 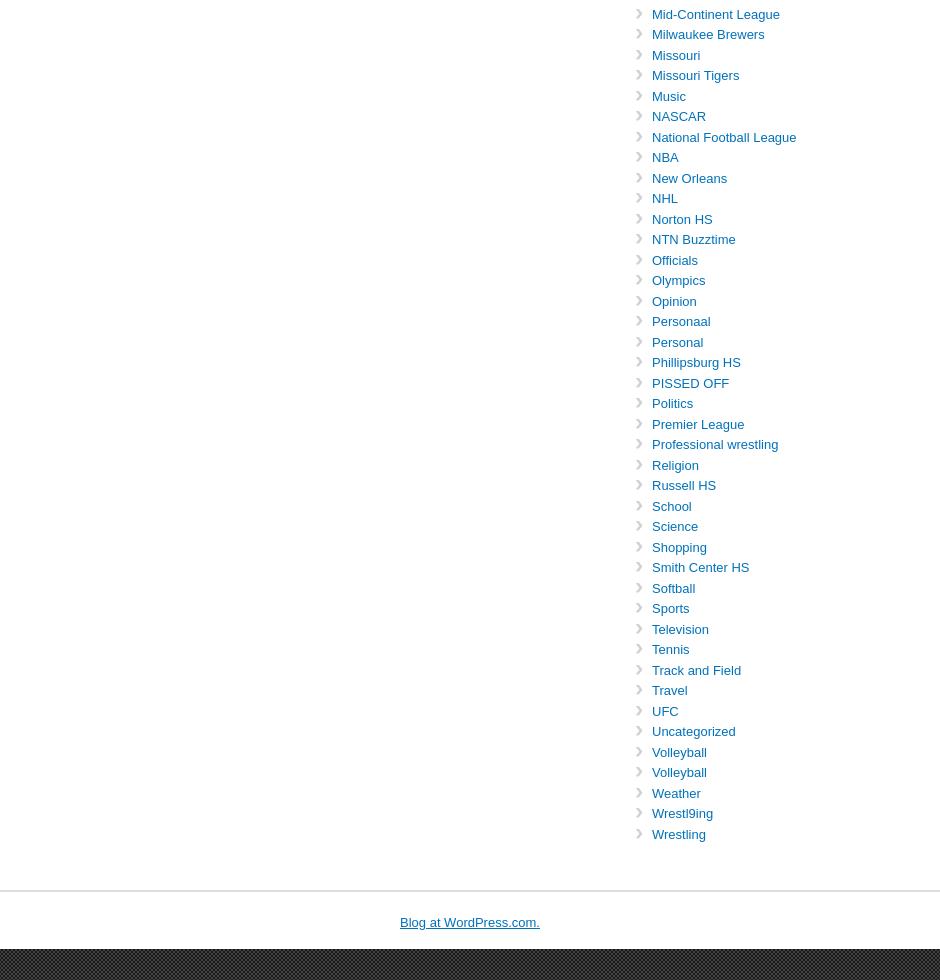 I want to click on 'Missouri Tigers', so click(x=694, y=75).